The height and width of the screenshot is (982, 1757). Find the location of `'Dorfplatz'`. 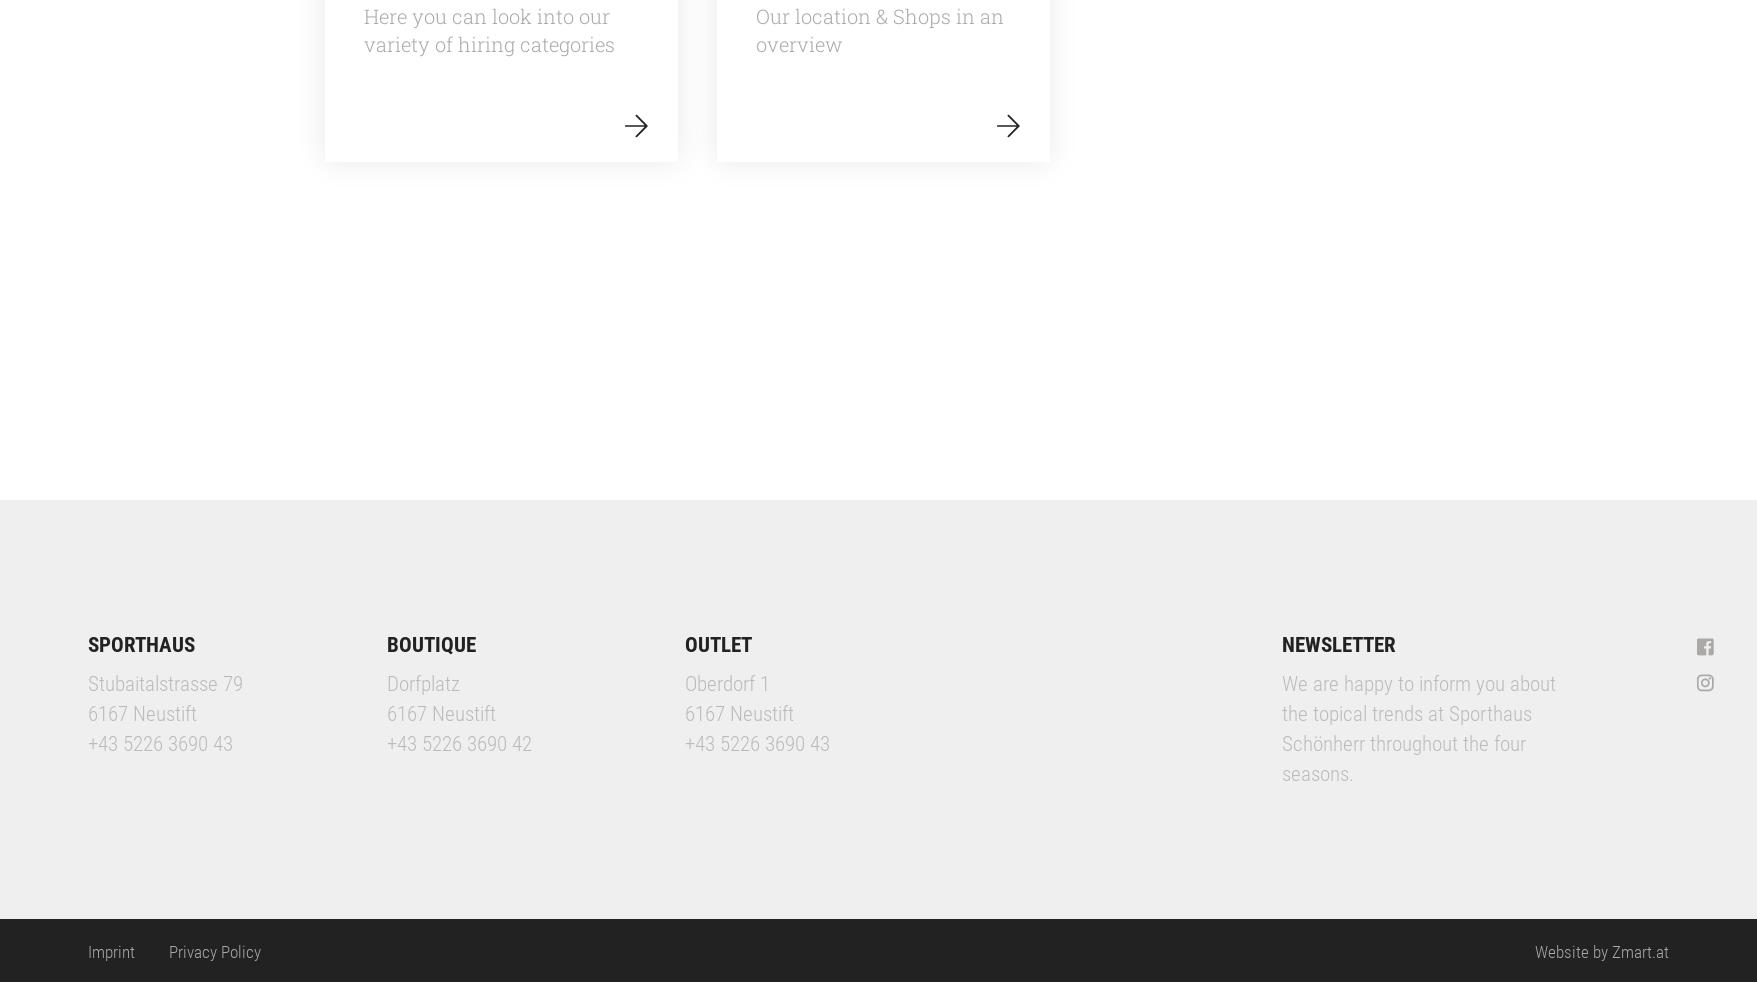

'Dorfplatz' is located at coordinates (421, 681).